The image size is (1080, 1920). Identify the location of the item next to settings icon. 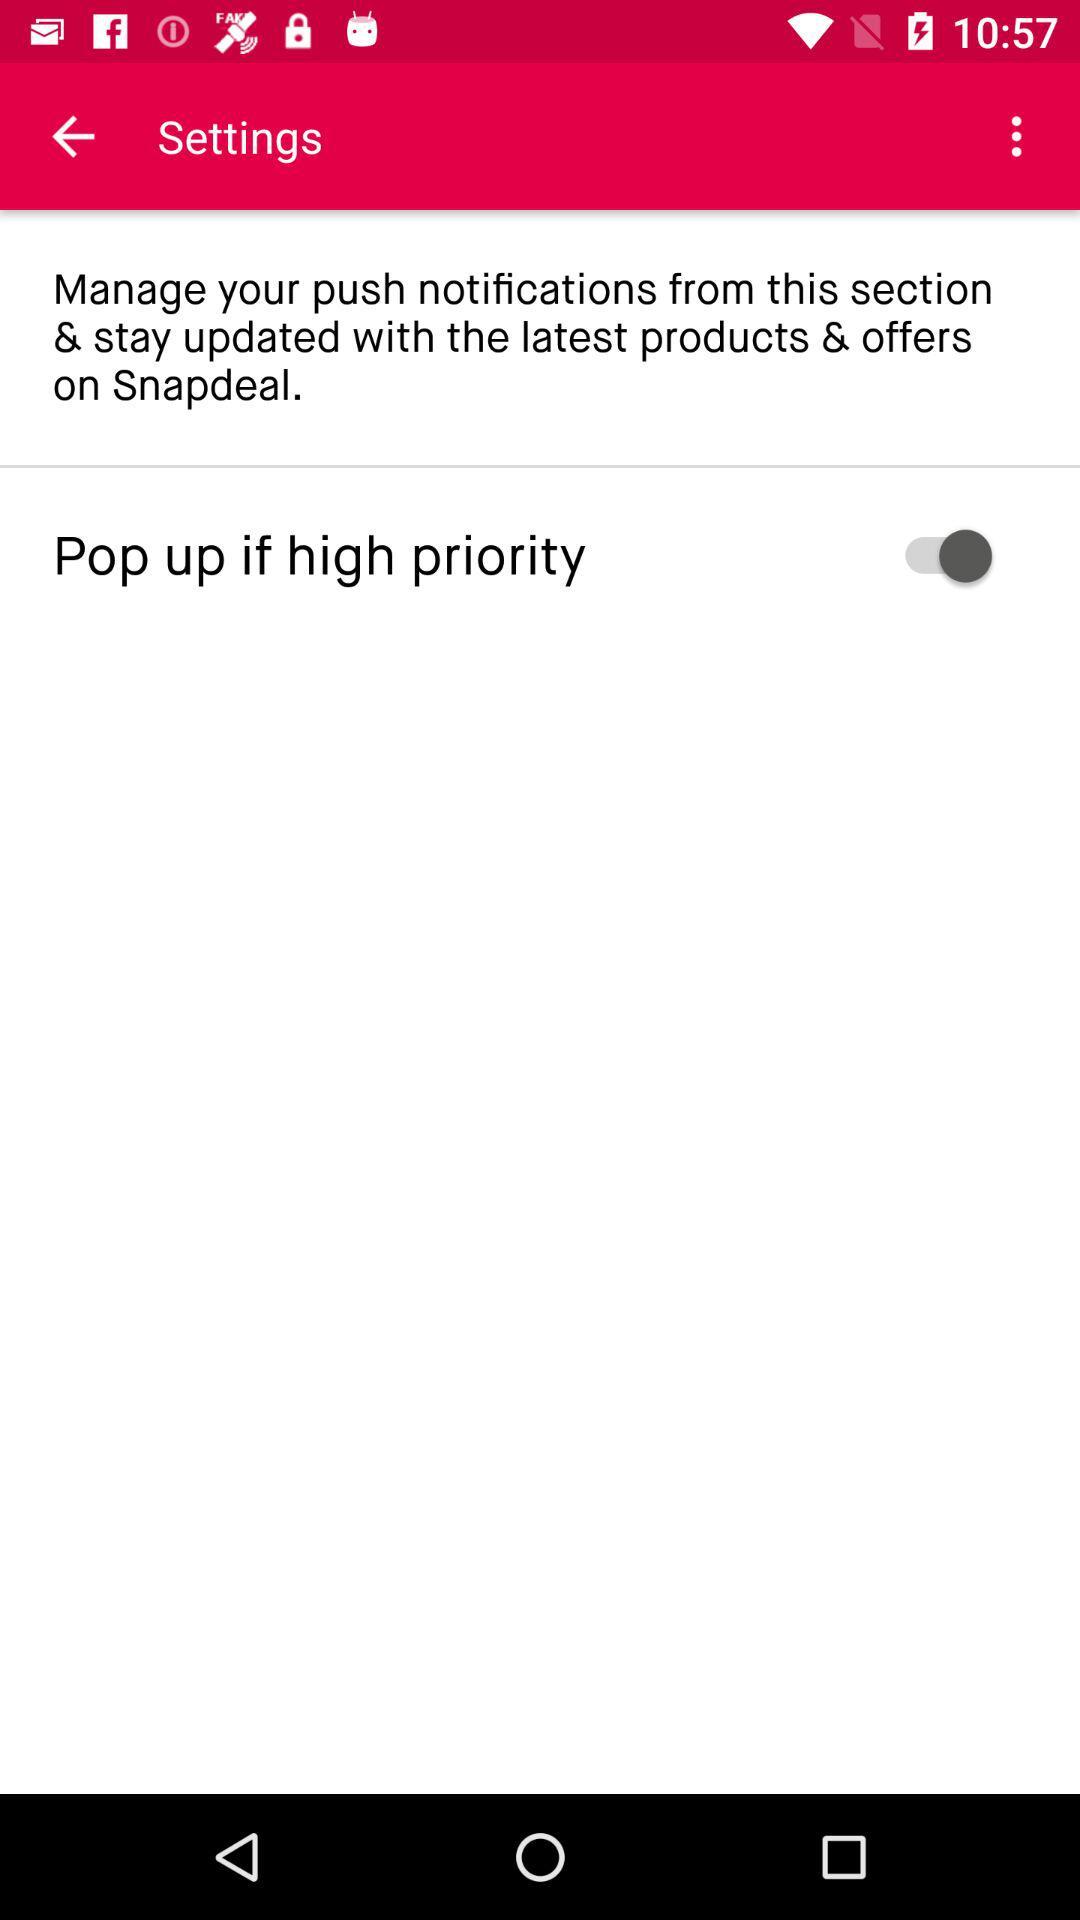
(72, 135).